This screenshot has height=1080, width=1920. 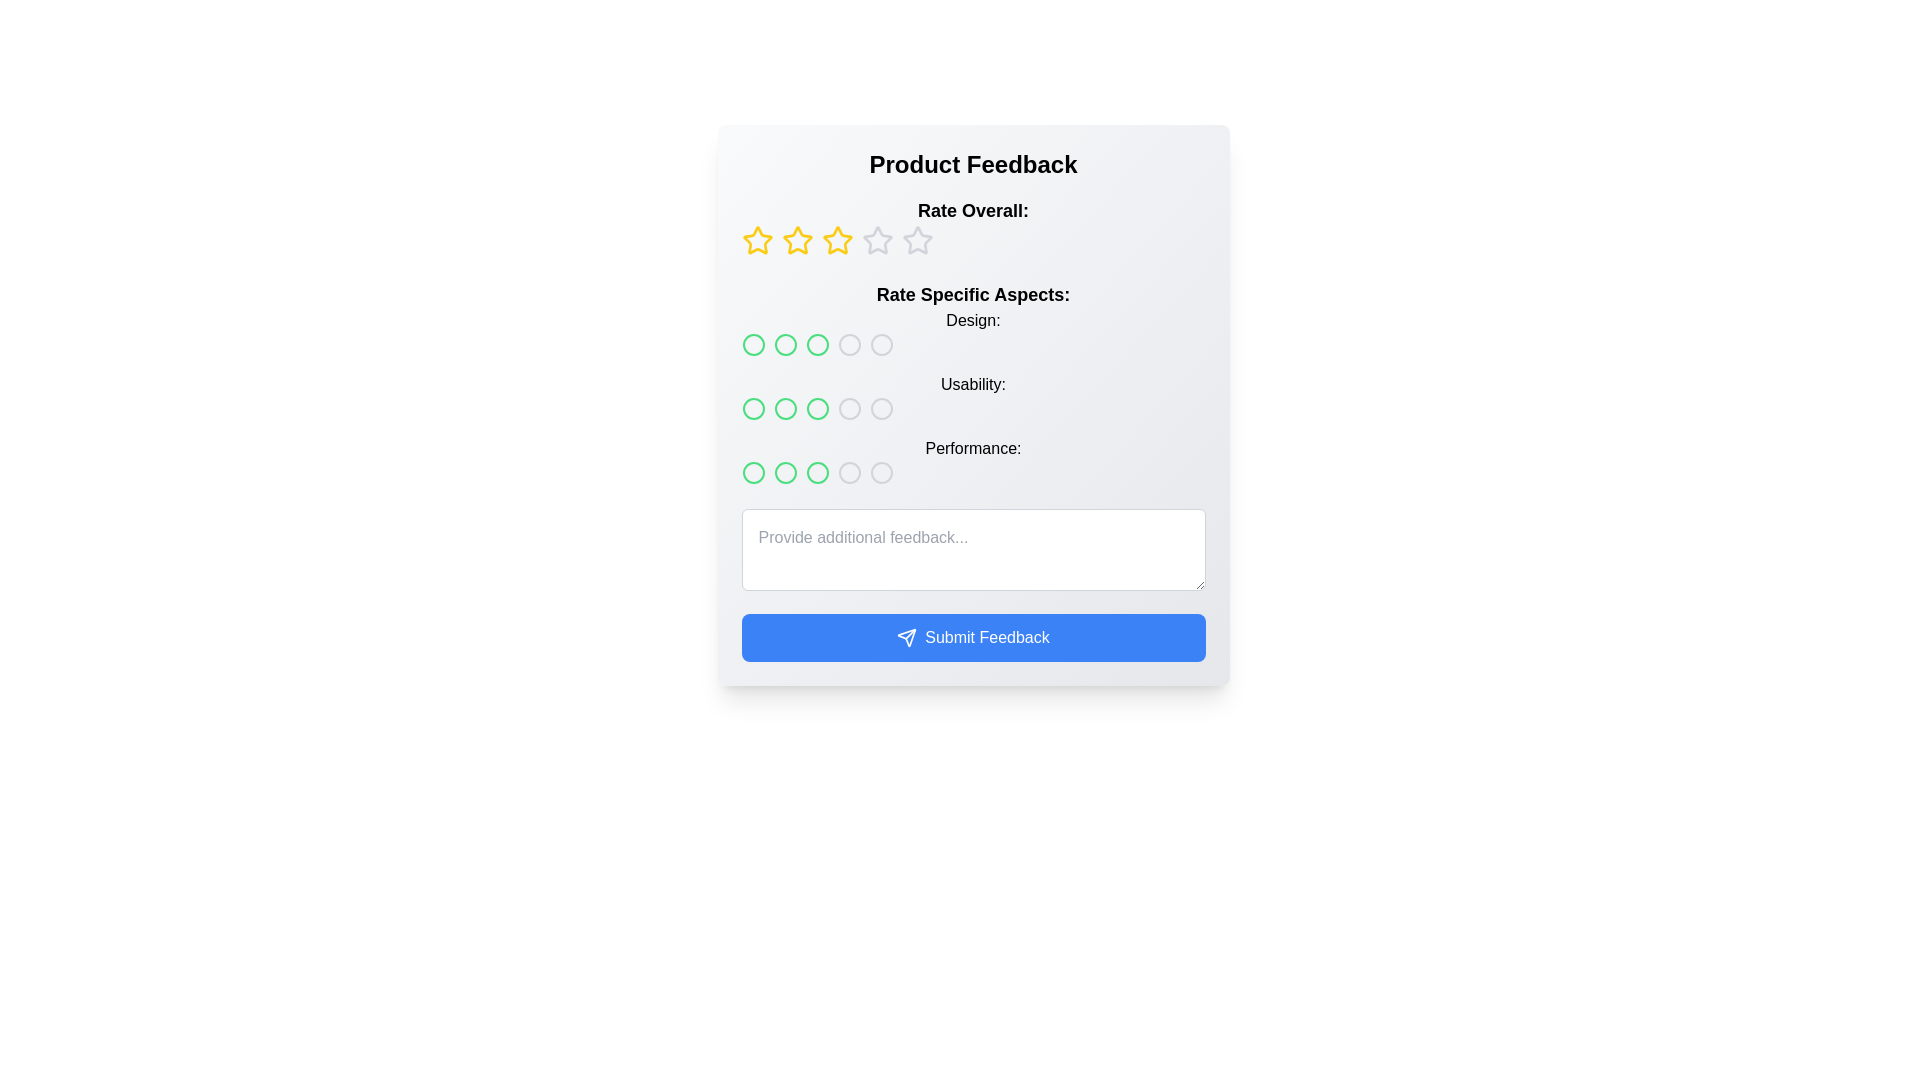 I want to click on the center of the first circular radio button with a green stroke and white fill in the horizontal row under the 'Usability' section, so click(x=752, y=407).